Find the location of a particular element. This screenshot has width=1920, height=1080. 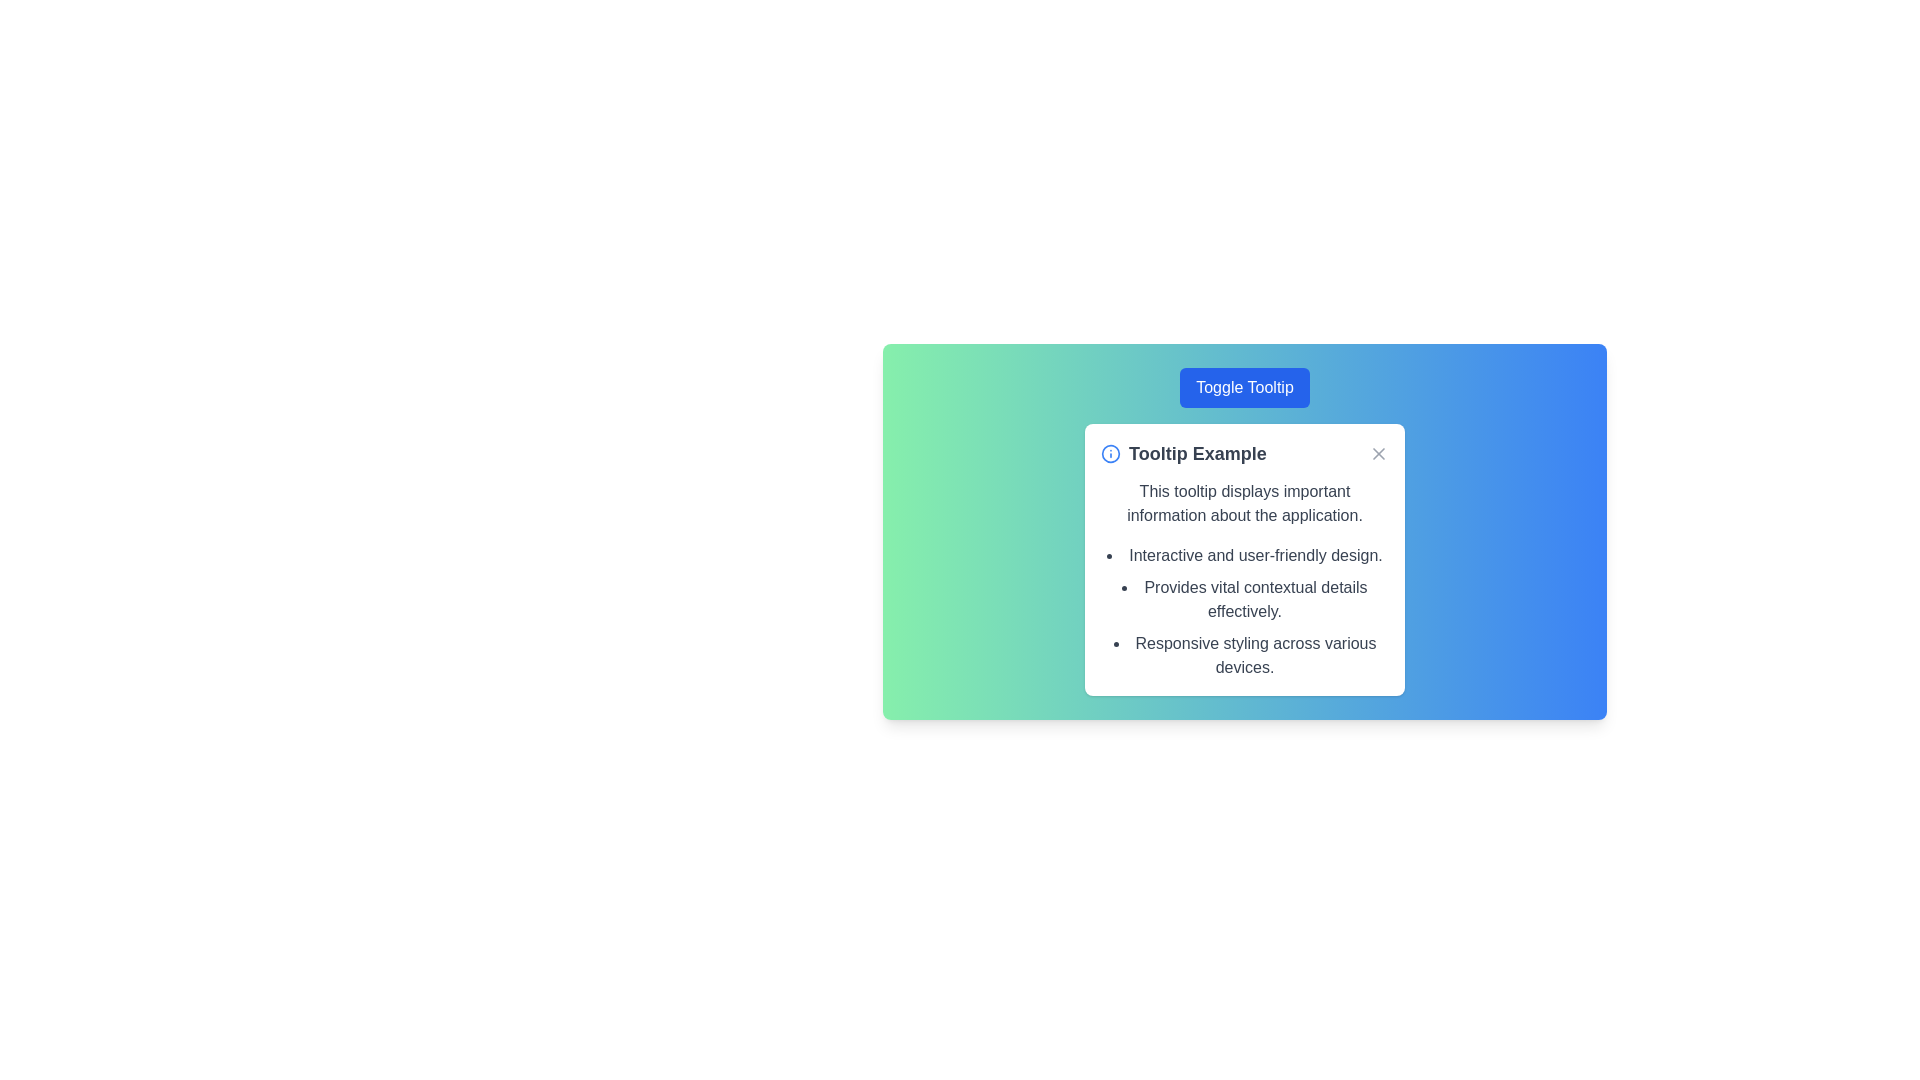

text label that serves as a title or heading for the tooltip content, positioned at the center of the tooltip box below the title area is located at coordinates (1183, 454).